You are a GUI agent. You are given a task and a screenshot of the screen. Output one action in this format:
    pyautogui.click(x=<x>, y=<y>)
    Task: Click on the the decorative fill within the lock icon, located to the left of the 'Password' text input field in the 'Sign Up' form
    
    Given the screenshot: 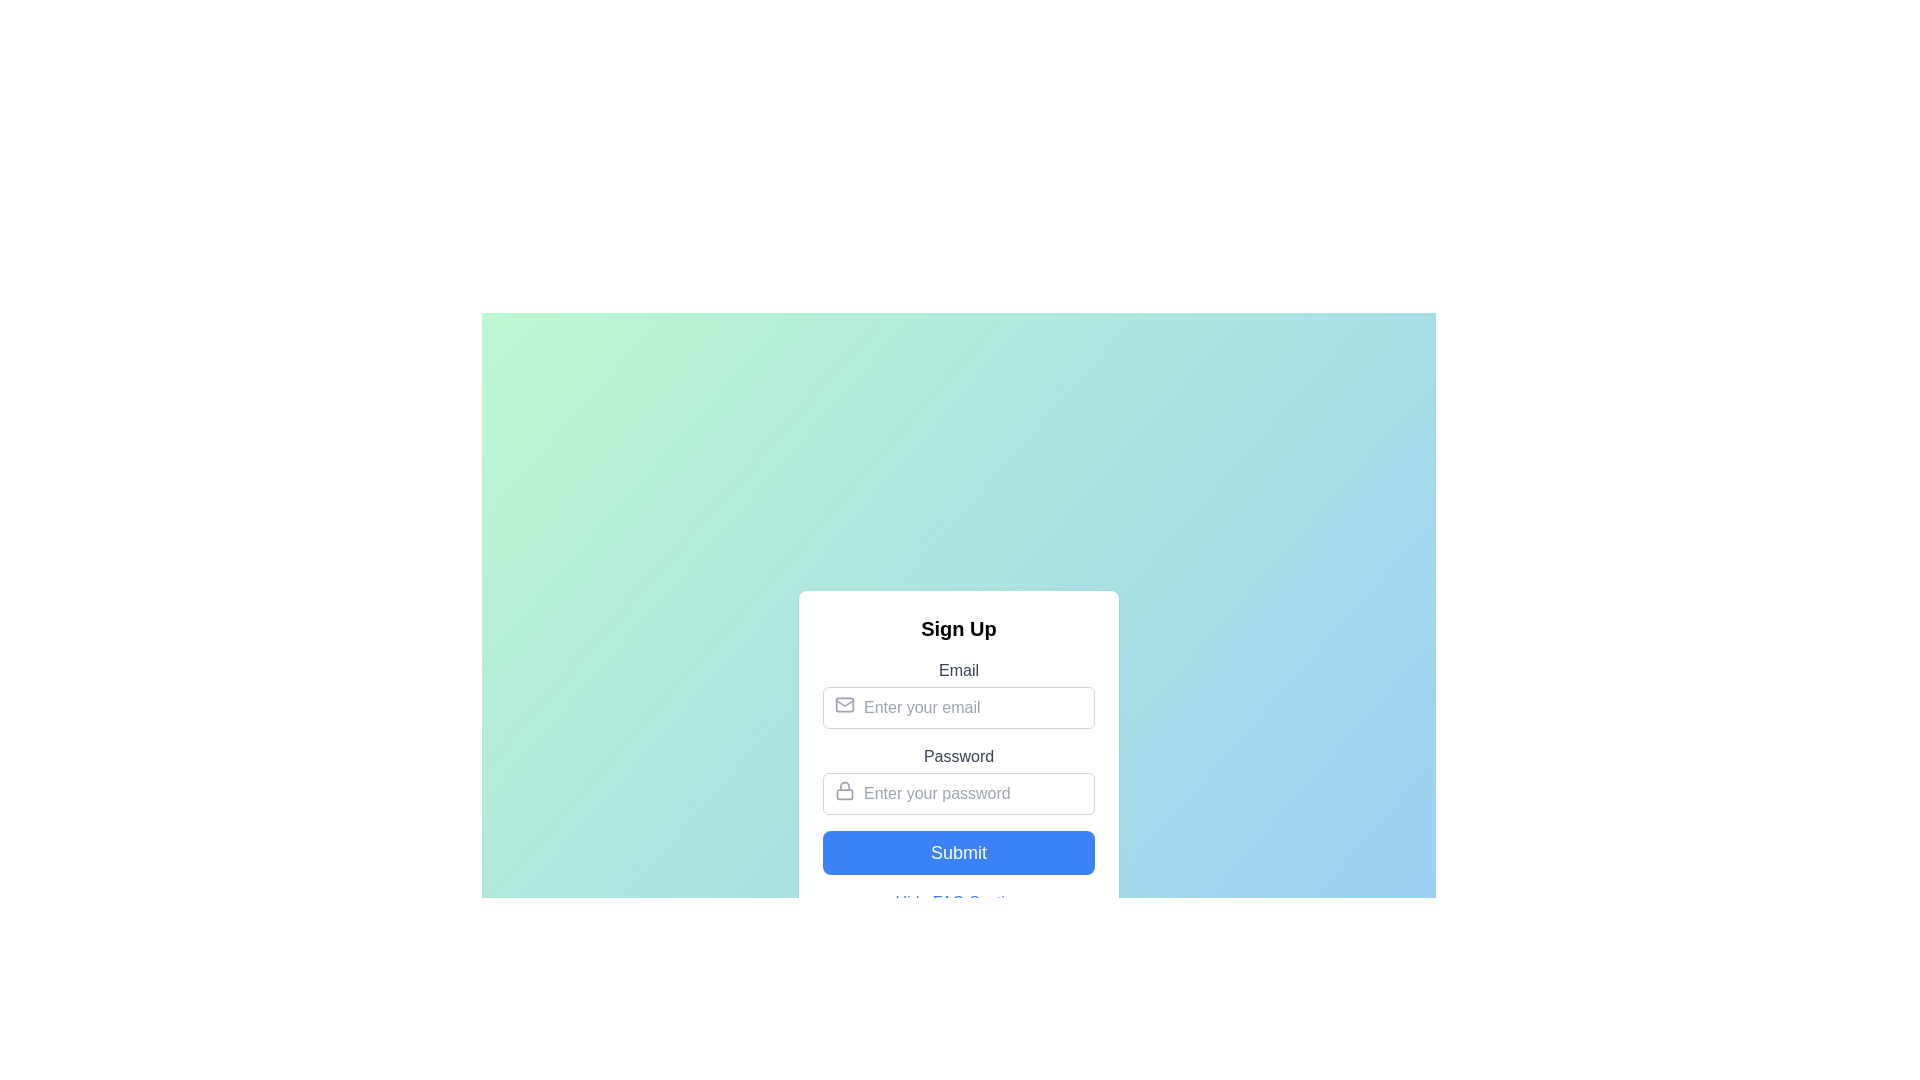 What is the action you would take?
    pyautogui.click(x=844, y=793)
    